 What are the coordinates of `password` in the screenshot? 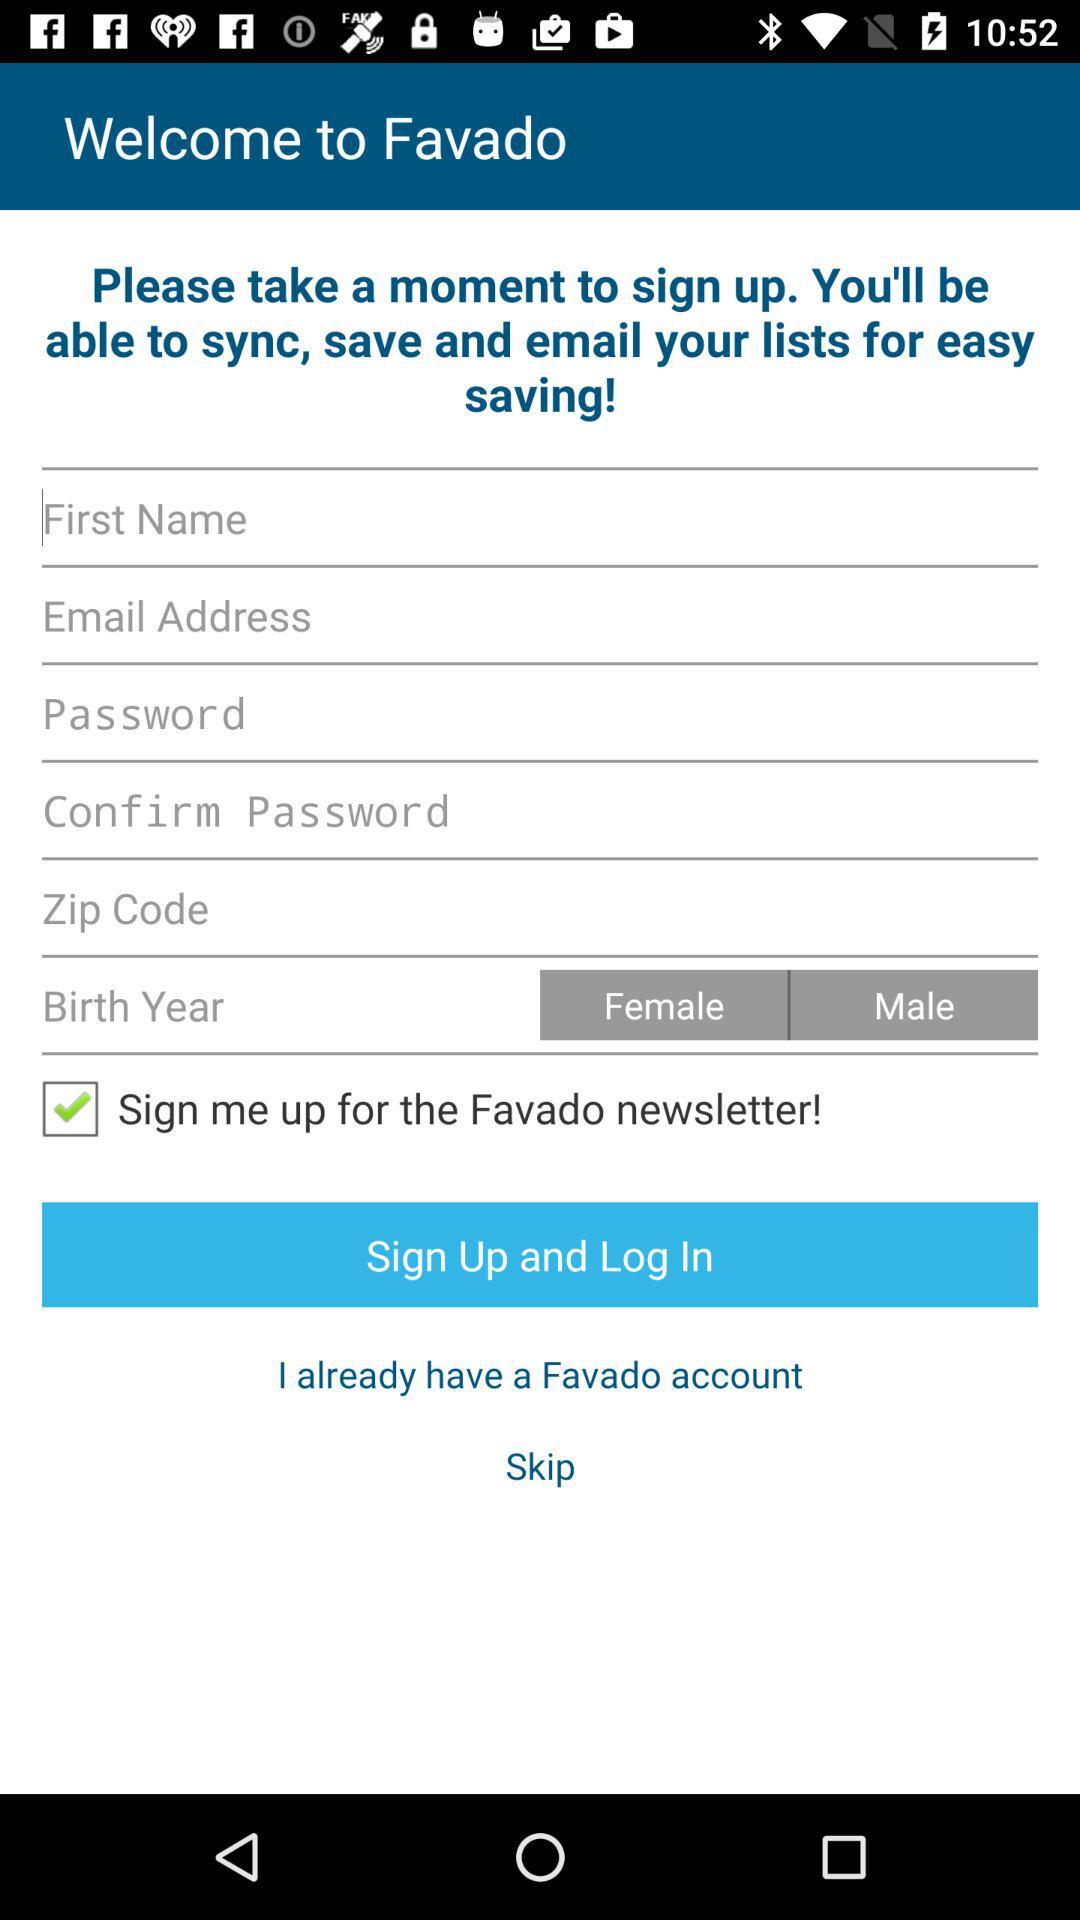 It's located at (540, 712).